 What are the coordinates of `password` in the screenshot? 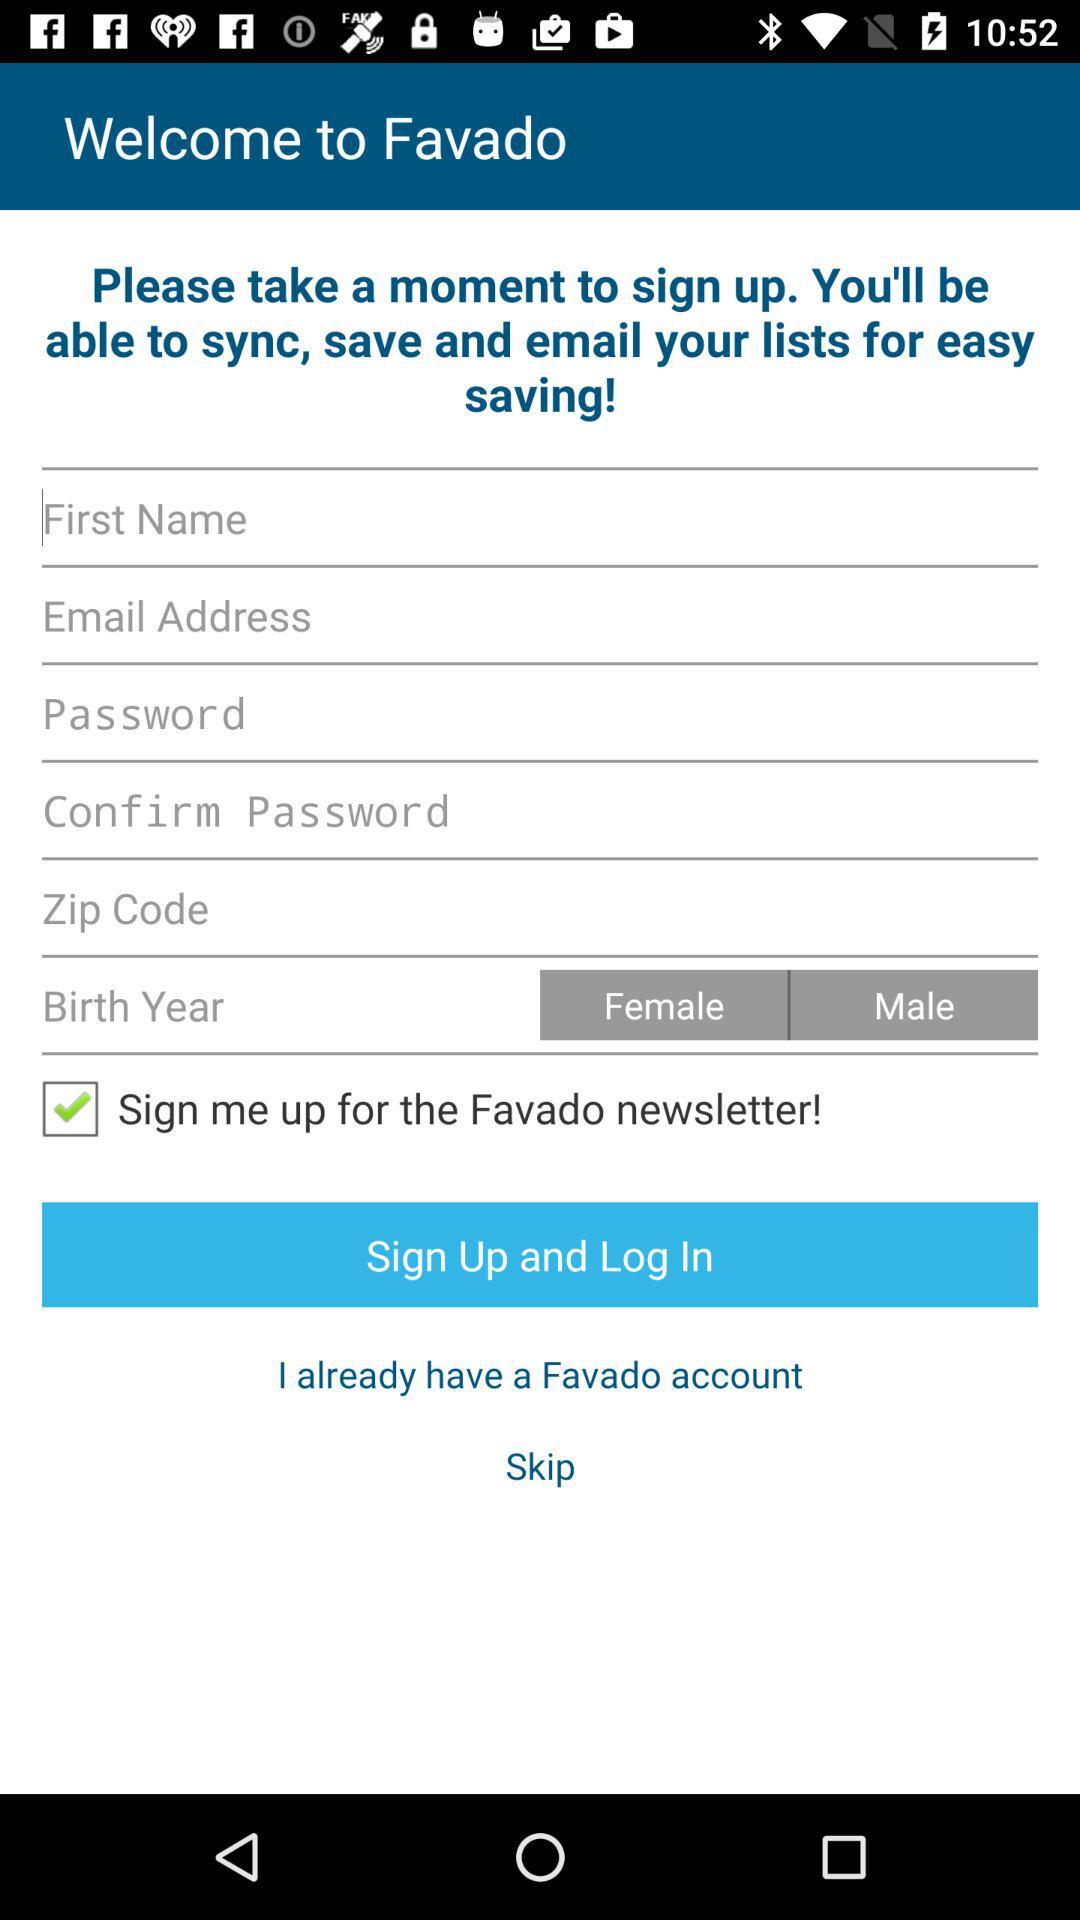 It's located at (540, 712).